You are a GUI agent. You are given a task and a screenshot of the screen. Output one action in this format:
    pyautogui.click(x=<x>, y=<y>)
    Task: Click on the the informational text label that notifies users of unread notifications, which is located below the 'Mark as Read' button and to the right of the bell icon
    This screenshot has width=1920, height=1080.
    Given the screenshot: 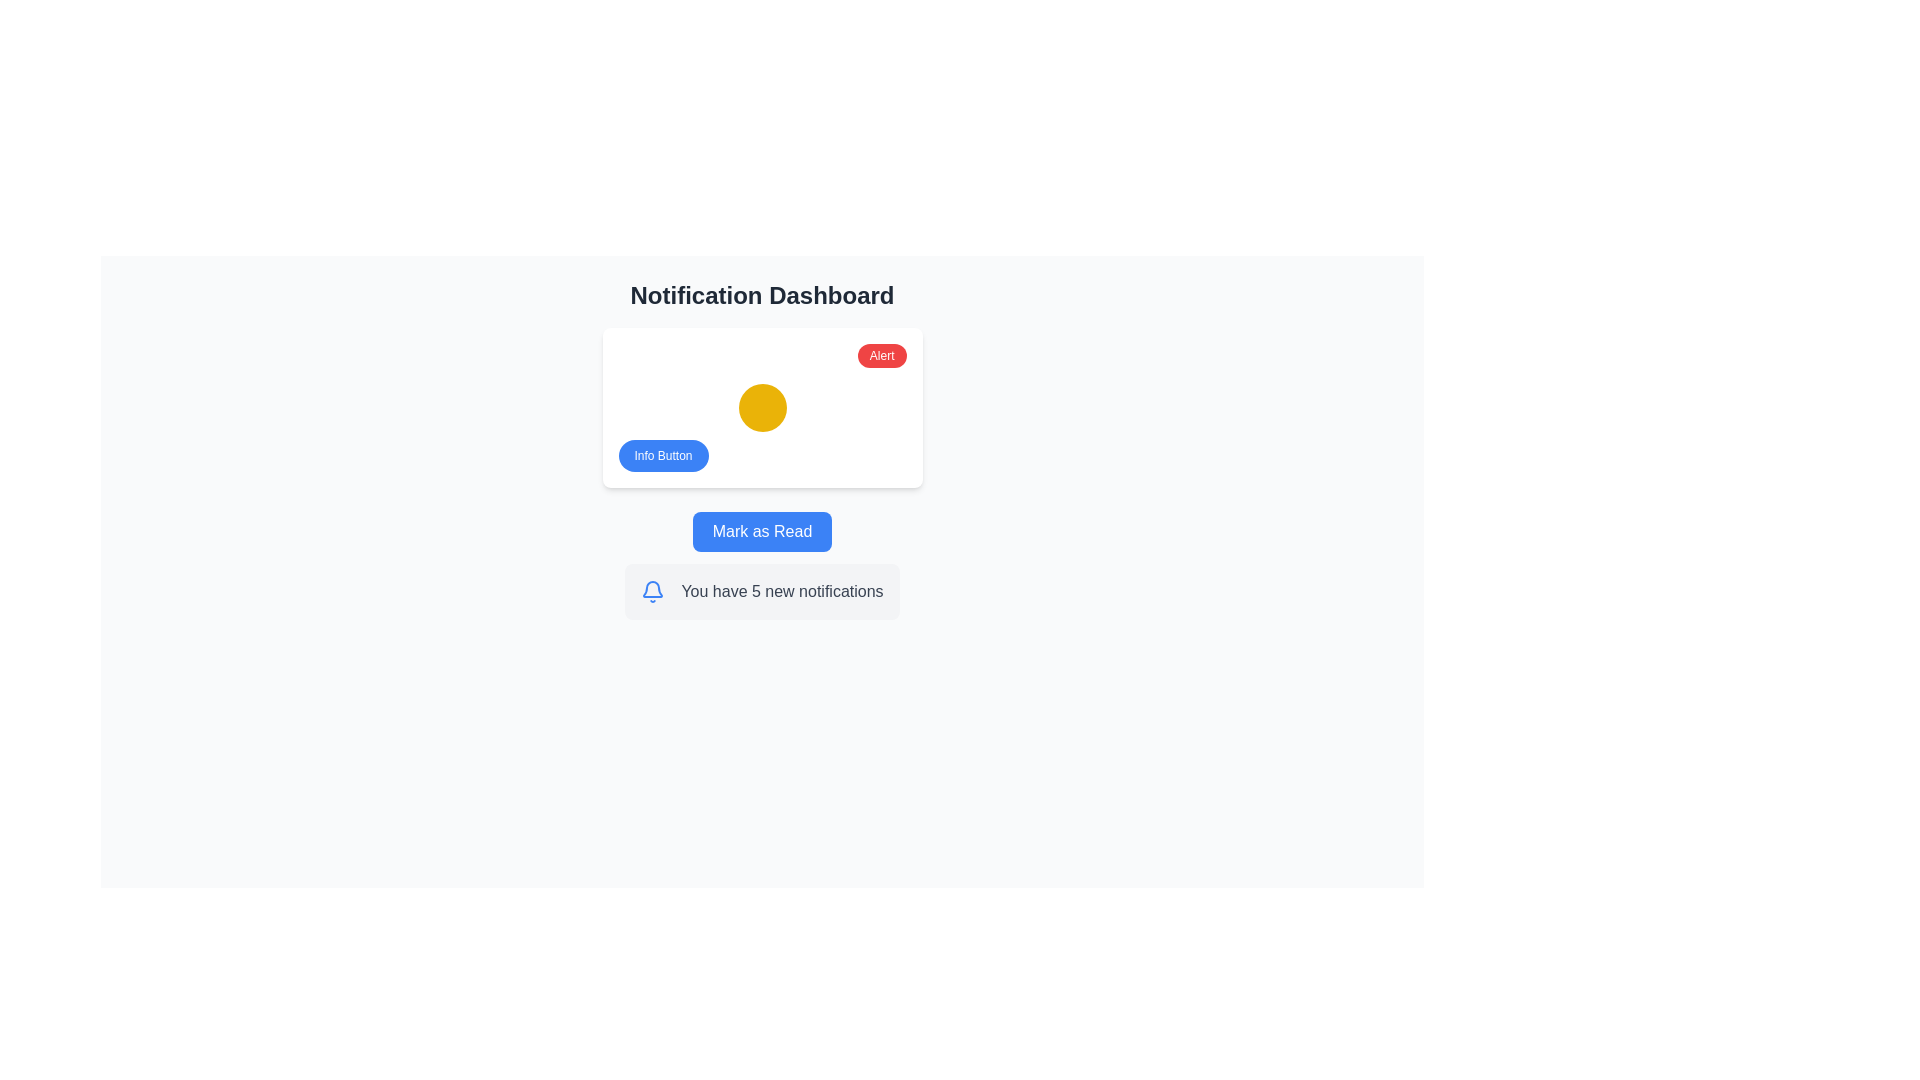 What is the action you would take?
    pyautogui.click(x=781, y=590)
    